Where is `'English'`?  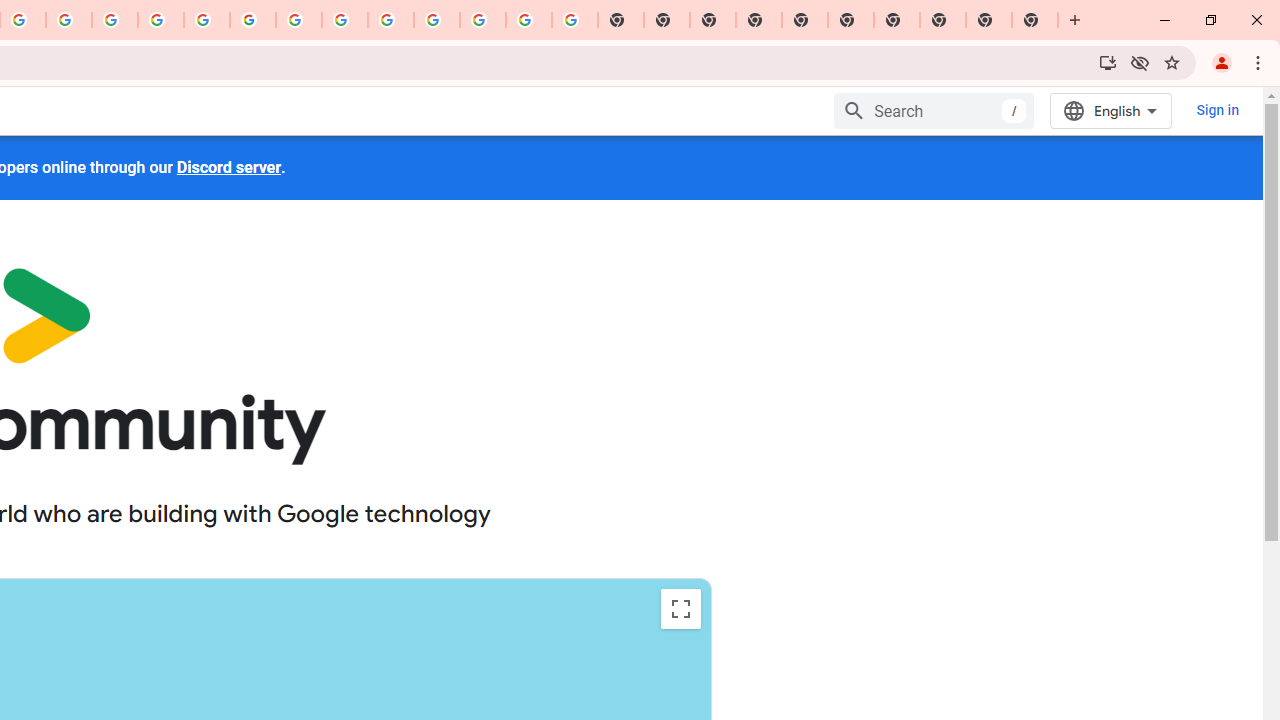 'English' is located at coordinates (1110, 110).